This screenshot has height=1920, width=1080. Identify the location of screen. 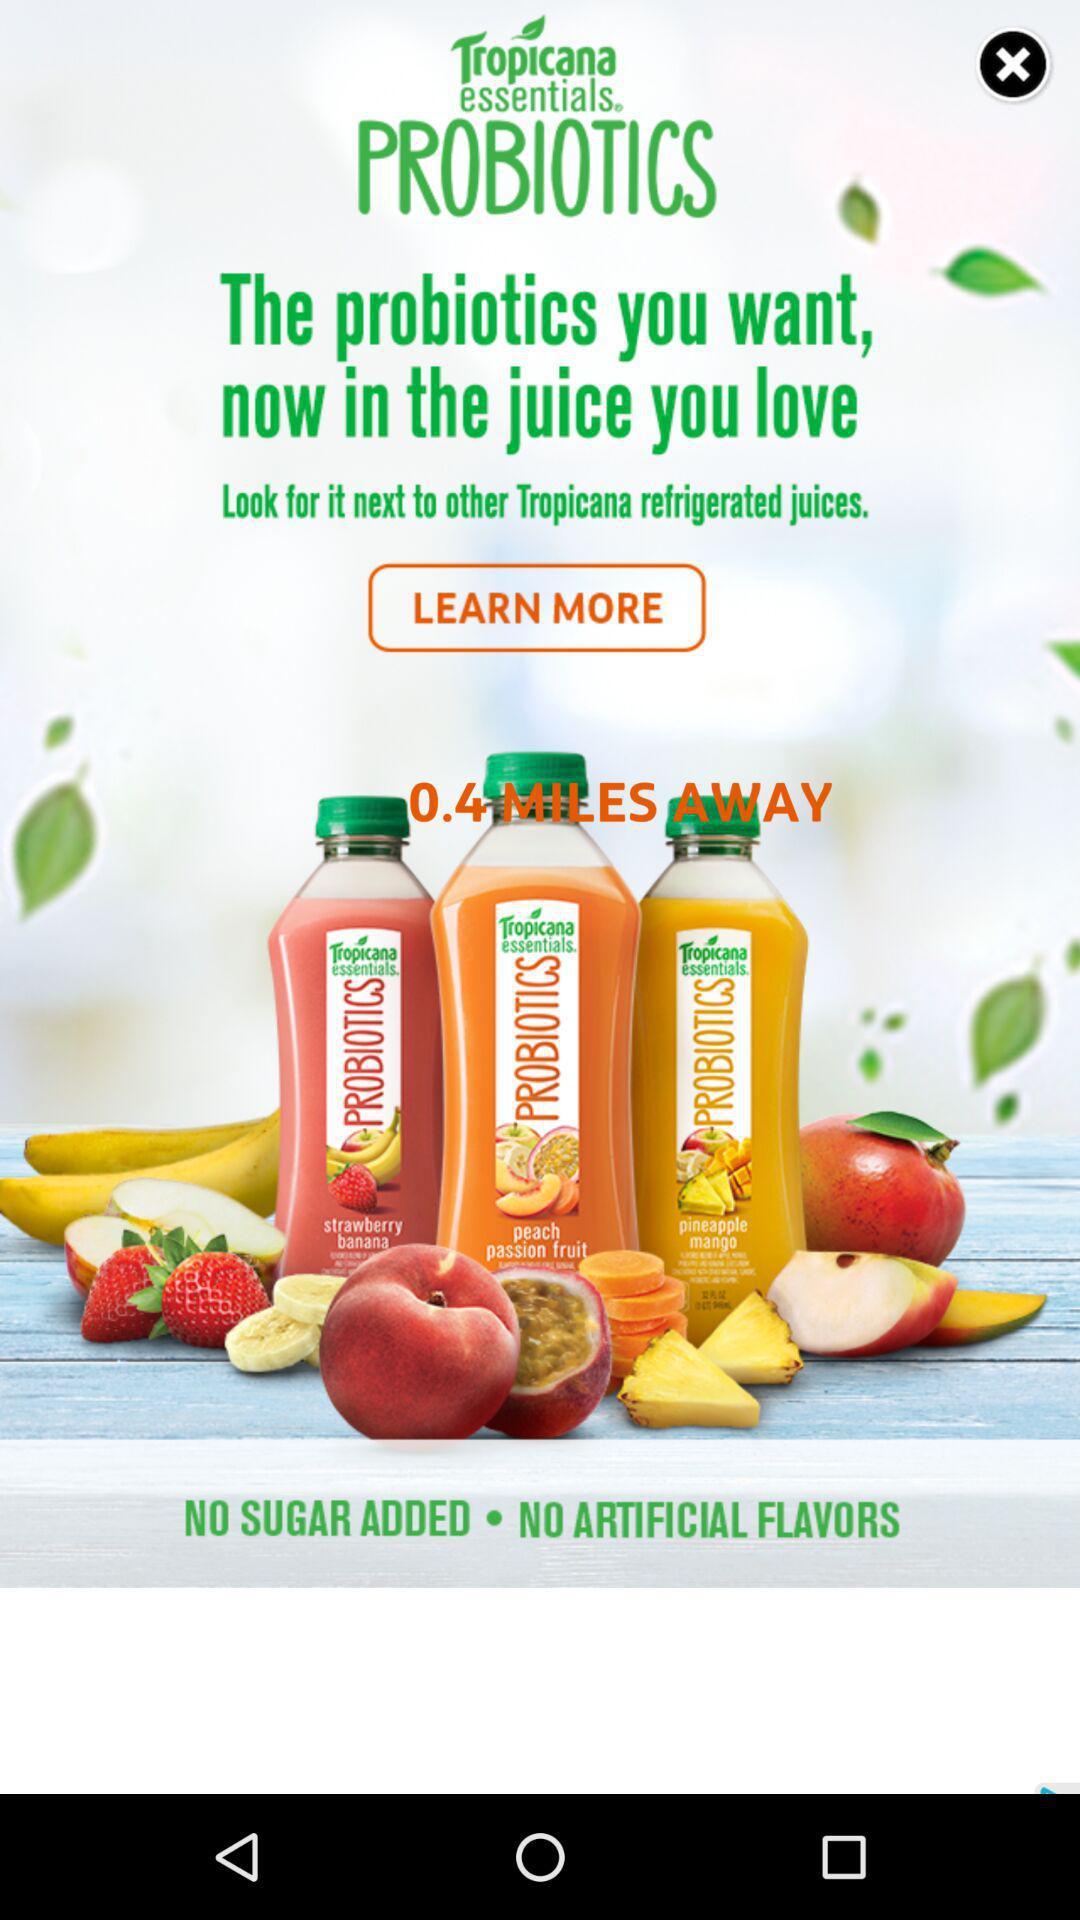
(1014, 65).